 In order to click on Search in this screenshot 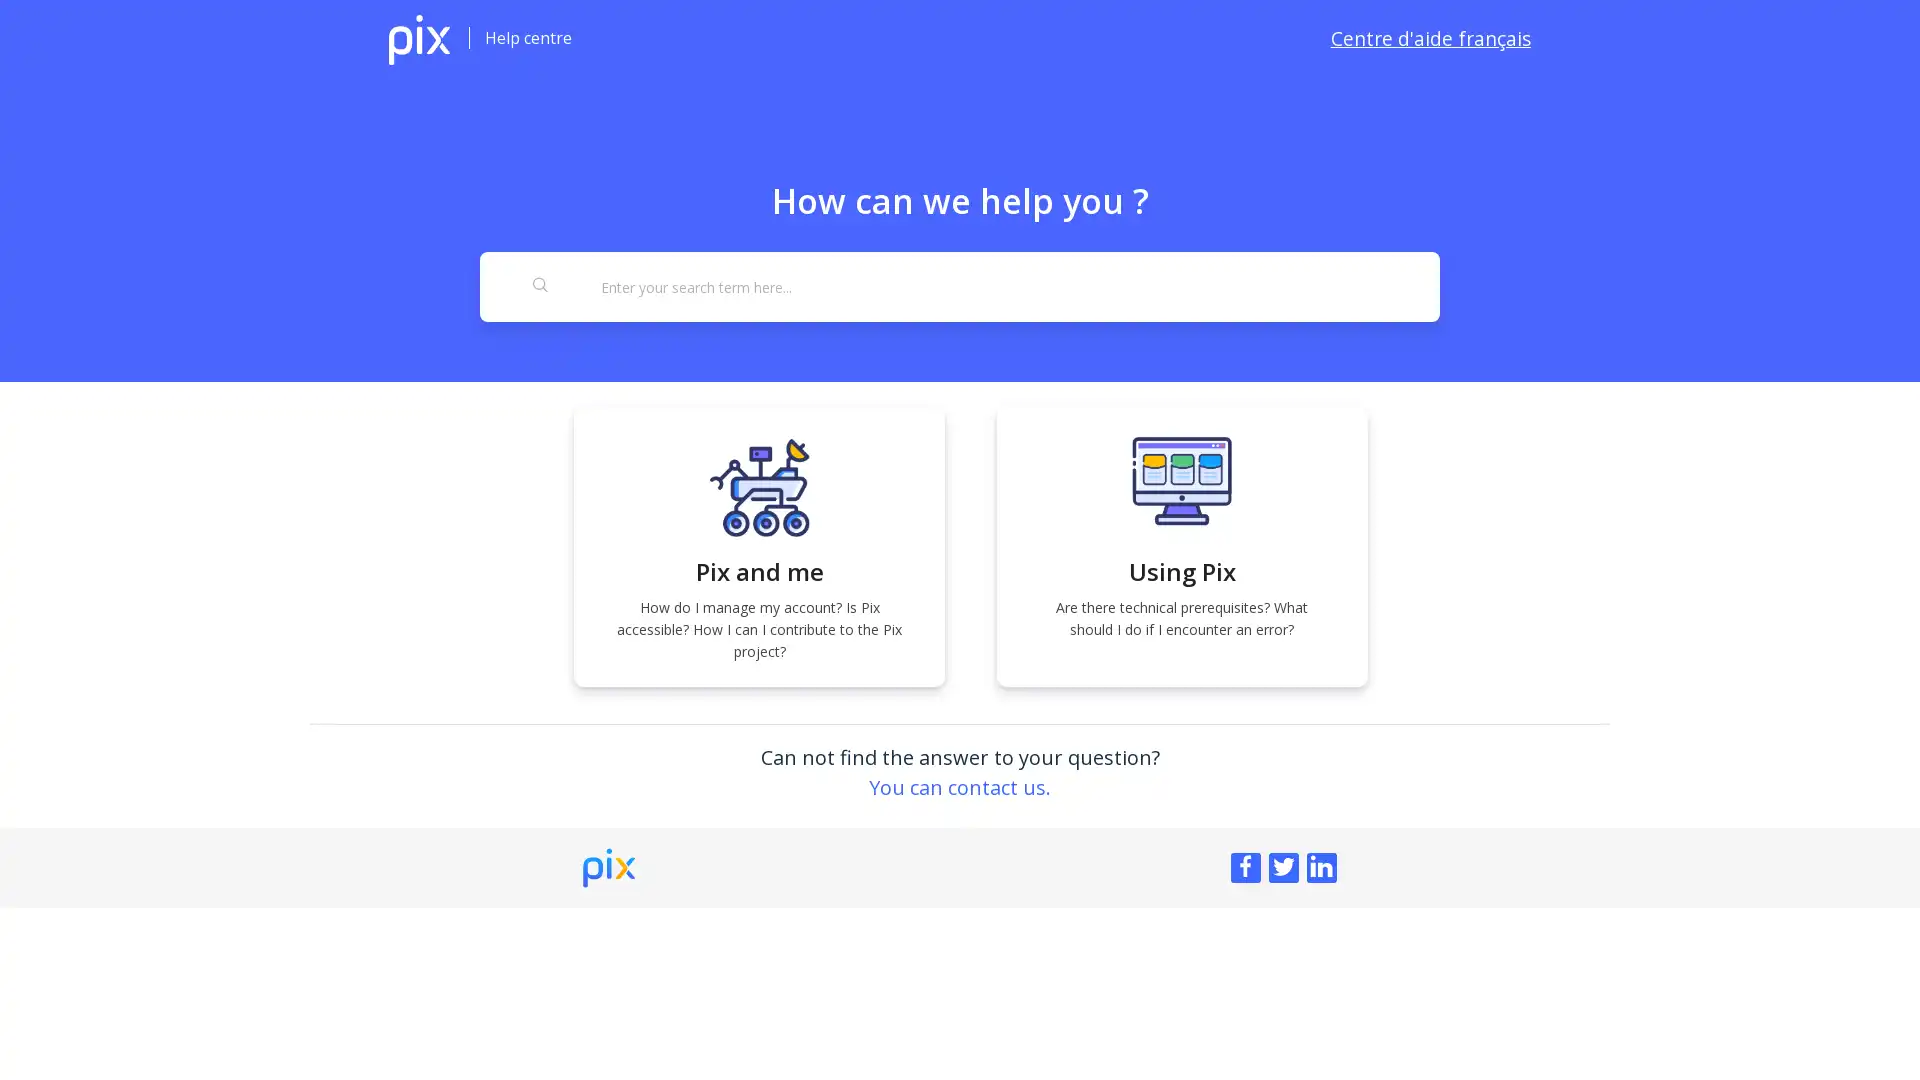, I will do `click(541, 286)`.